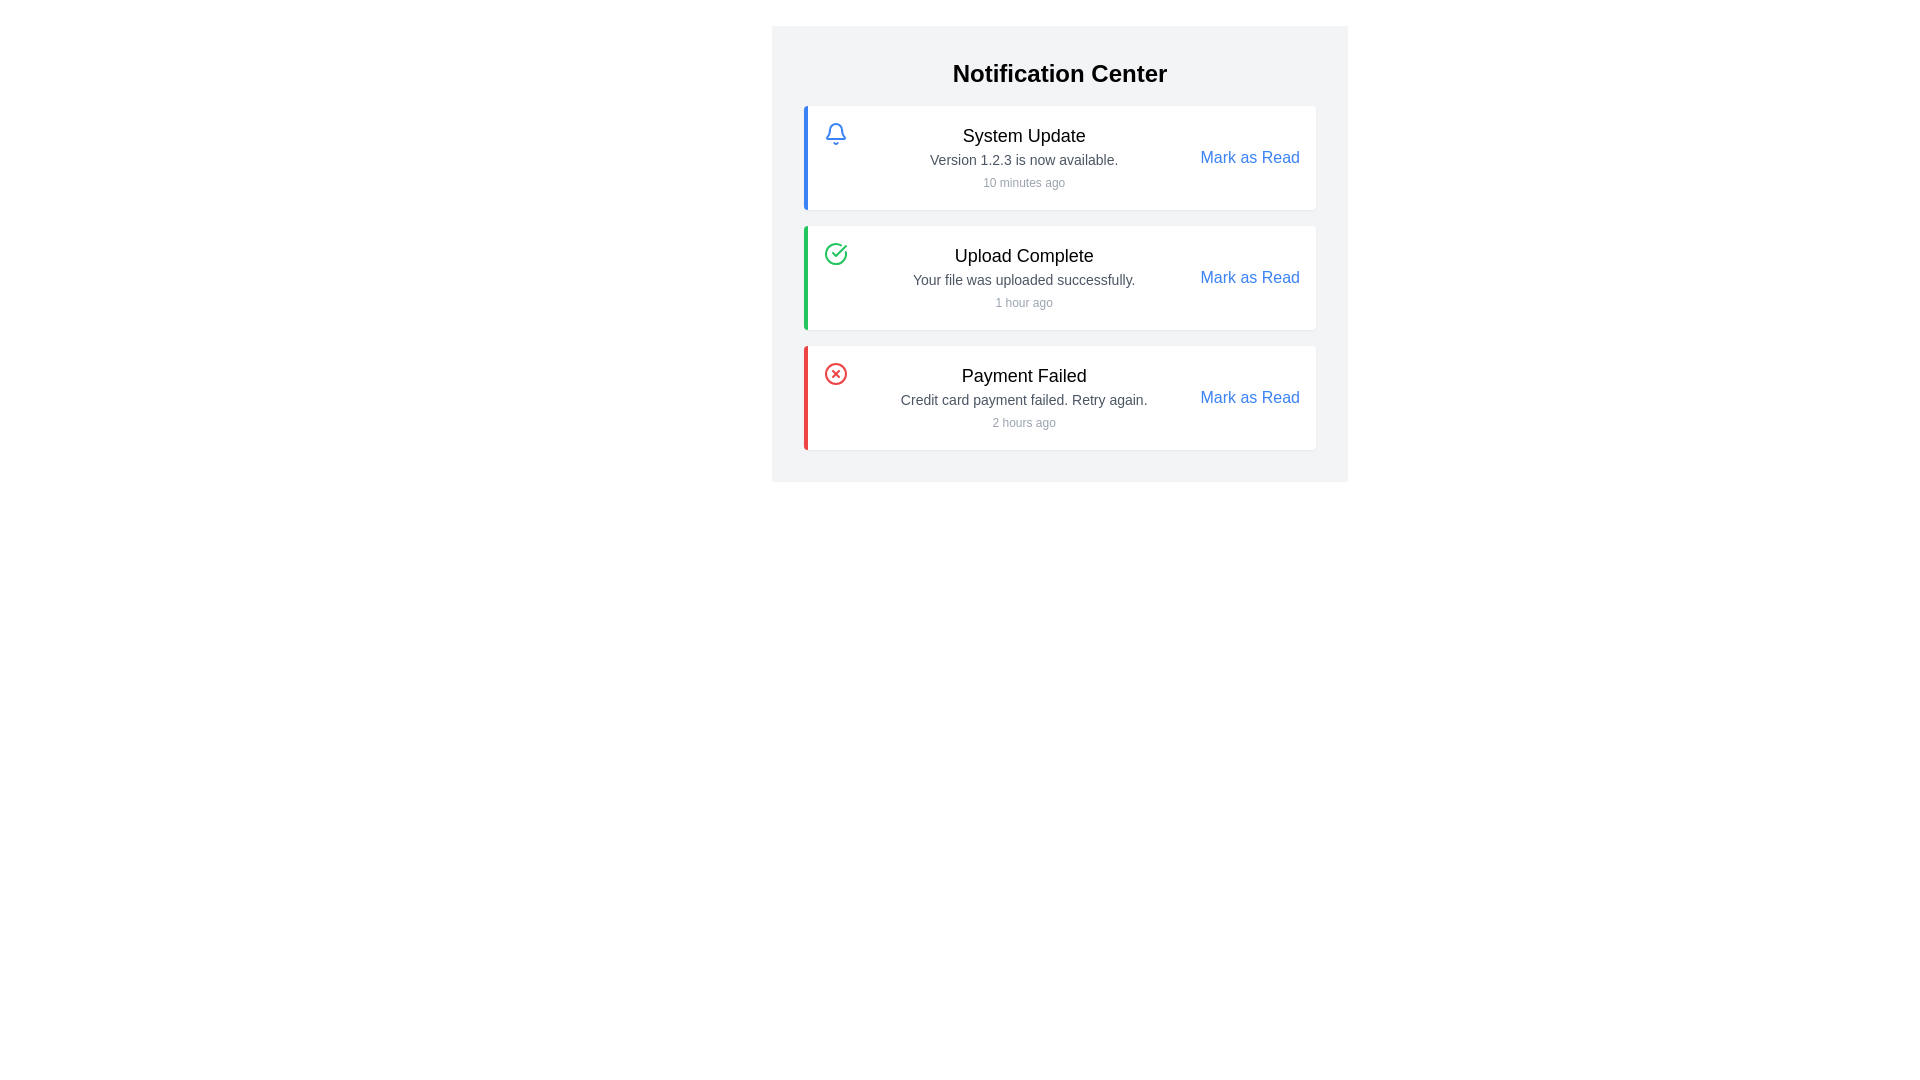 The height and width of the screenshot is (1080, 1920). What do you see at coordinates (1024, 422) in the screenshot?
I see `the timestamp text located in the third notification item of the 'Notification Center', which is directly below the description 'Credit card payment failed. Retry again.'` at bounding box center [1024, 422].